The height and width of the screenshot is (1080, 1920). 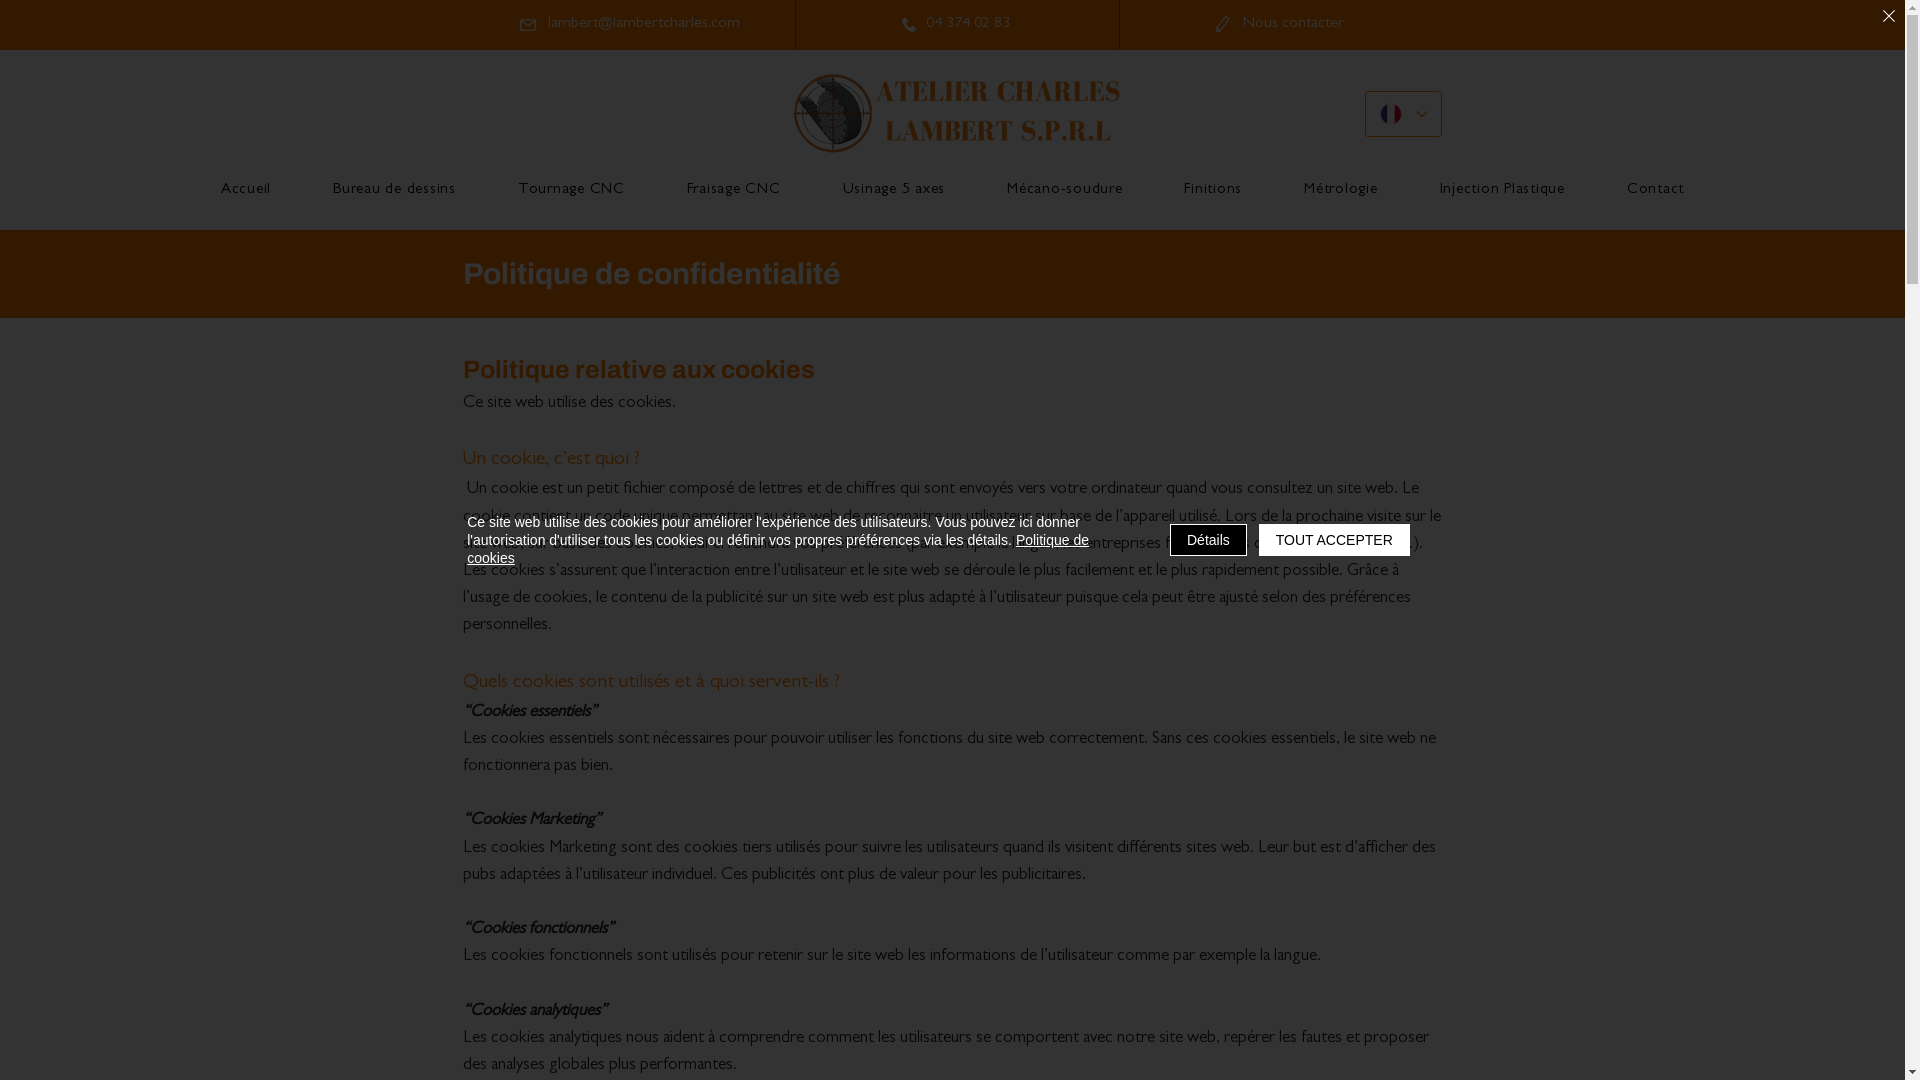 I want to click on 'Usinage 5 axes', so click(x=892, y=191).